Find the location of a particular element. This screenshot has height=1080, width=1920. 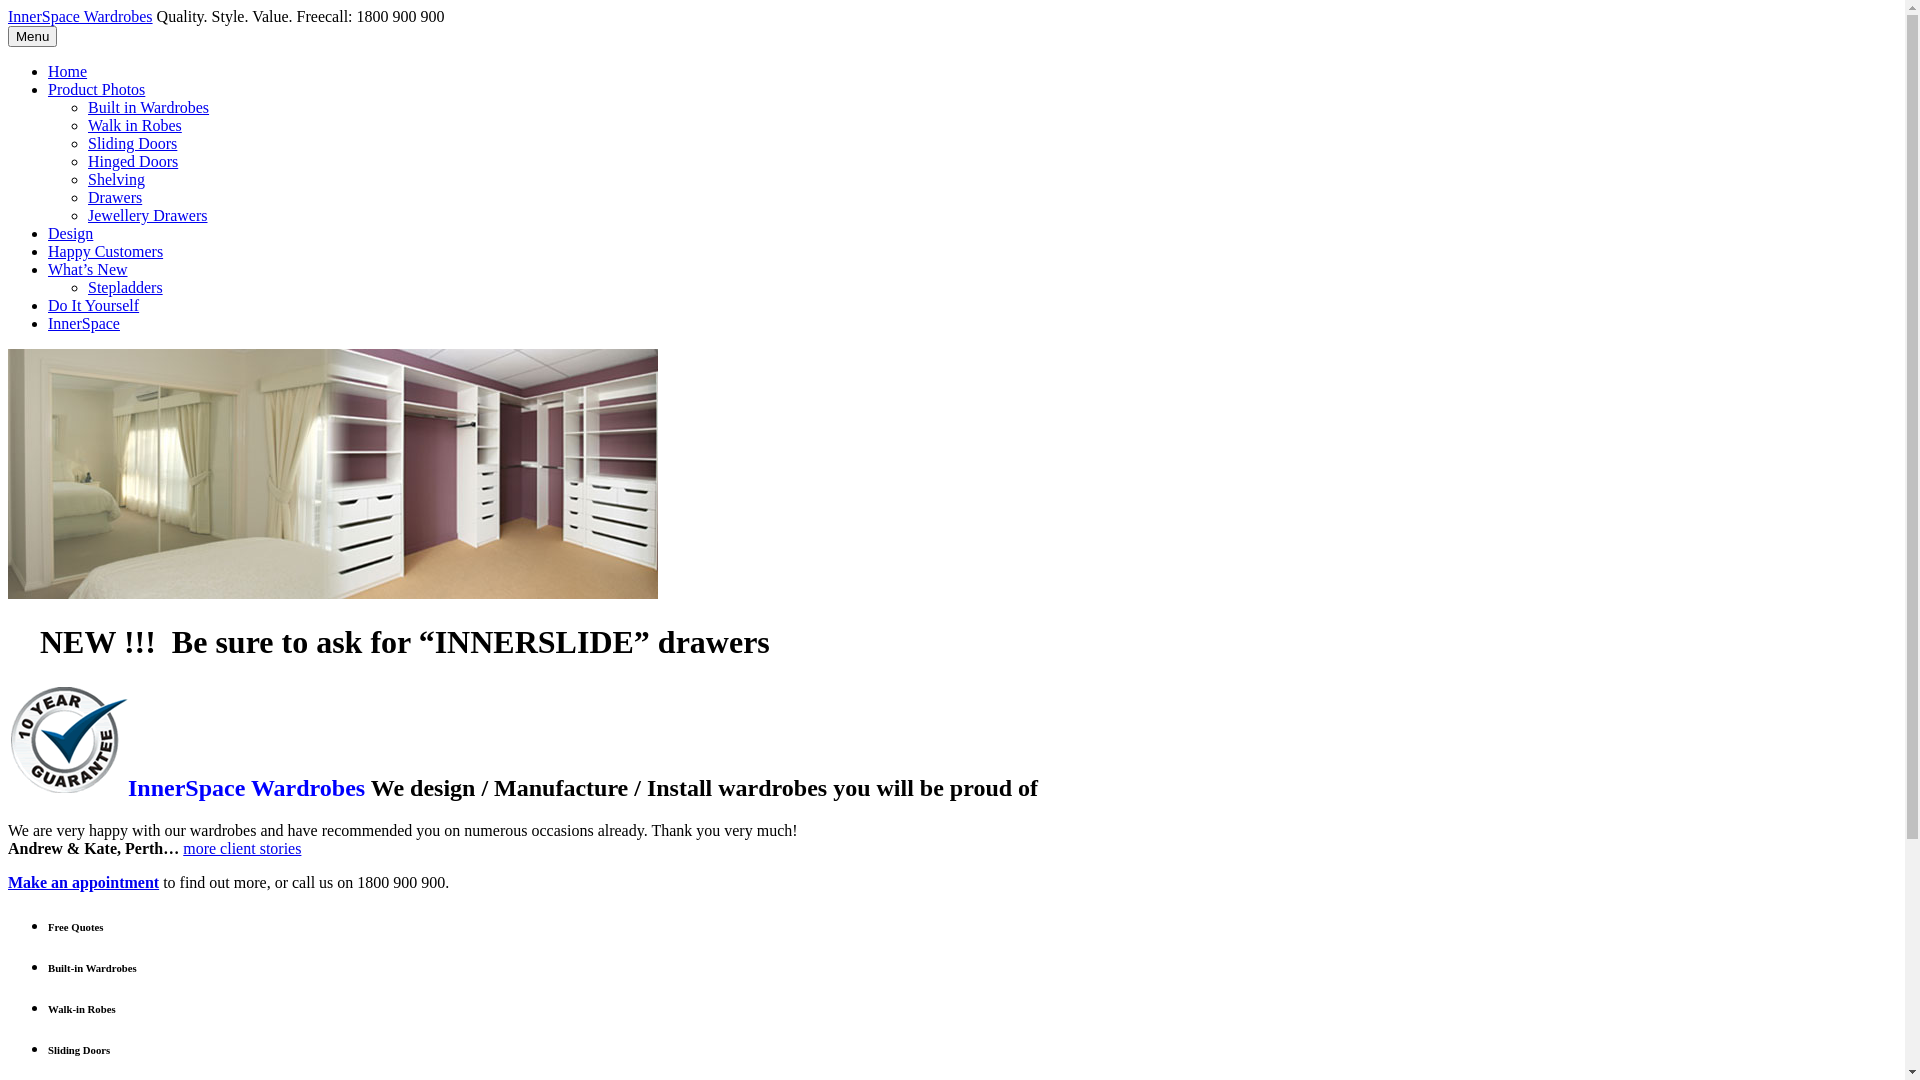

'Design' is located at coordinates (70, 232).